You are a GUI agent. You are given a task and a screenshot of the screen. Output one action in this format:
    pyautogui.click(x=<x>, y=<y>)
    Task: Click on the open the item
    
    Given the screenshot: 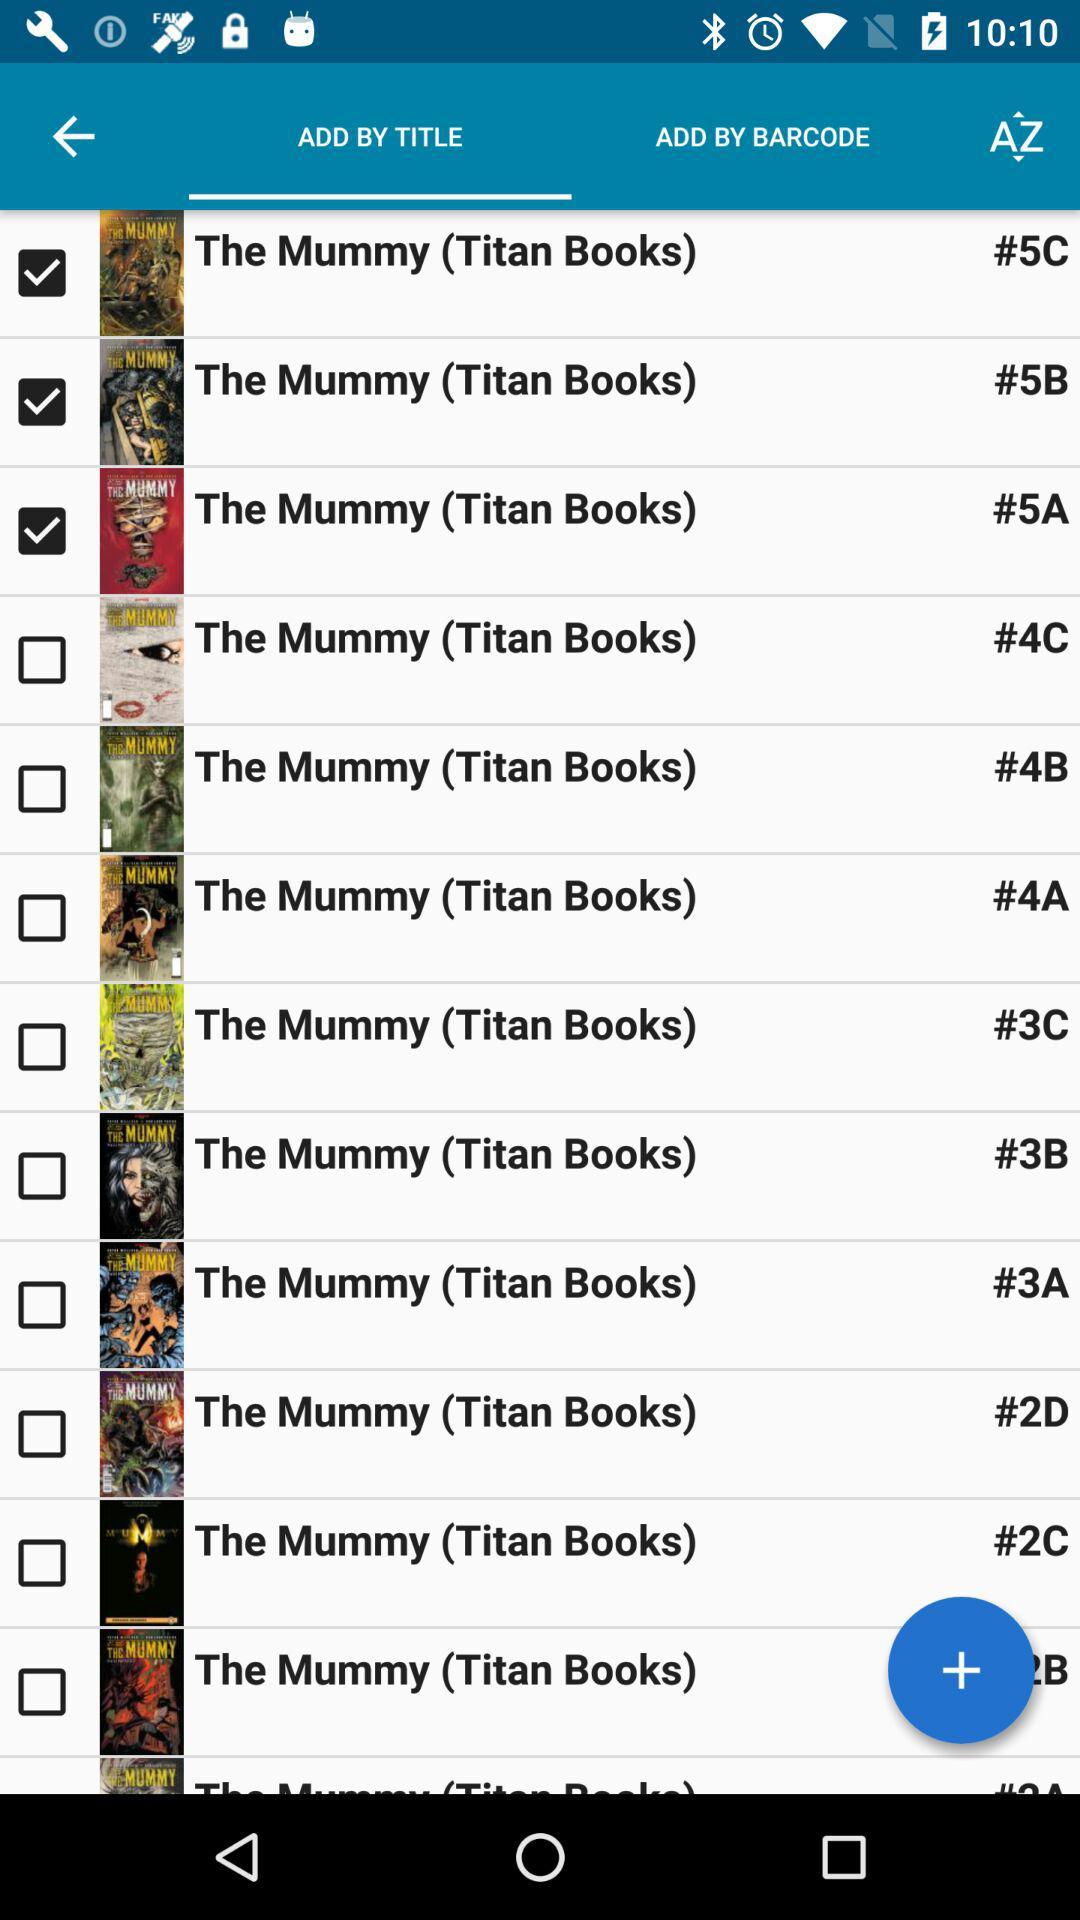 What is the action you would take?
    pyautogui.click(x=140, y=660)
    